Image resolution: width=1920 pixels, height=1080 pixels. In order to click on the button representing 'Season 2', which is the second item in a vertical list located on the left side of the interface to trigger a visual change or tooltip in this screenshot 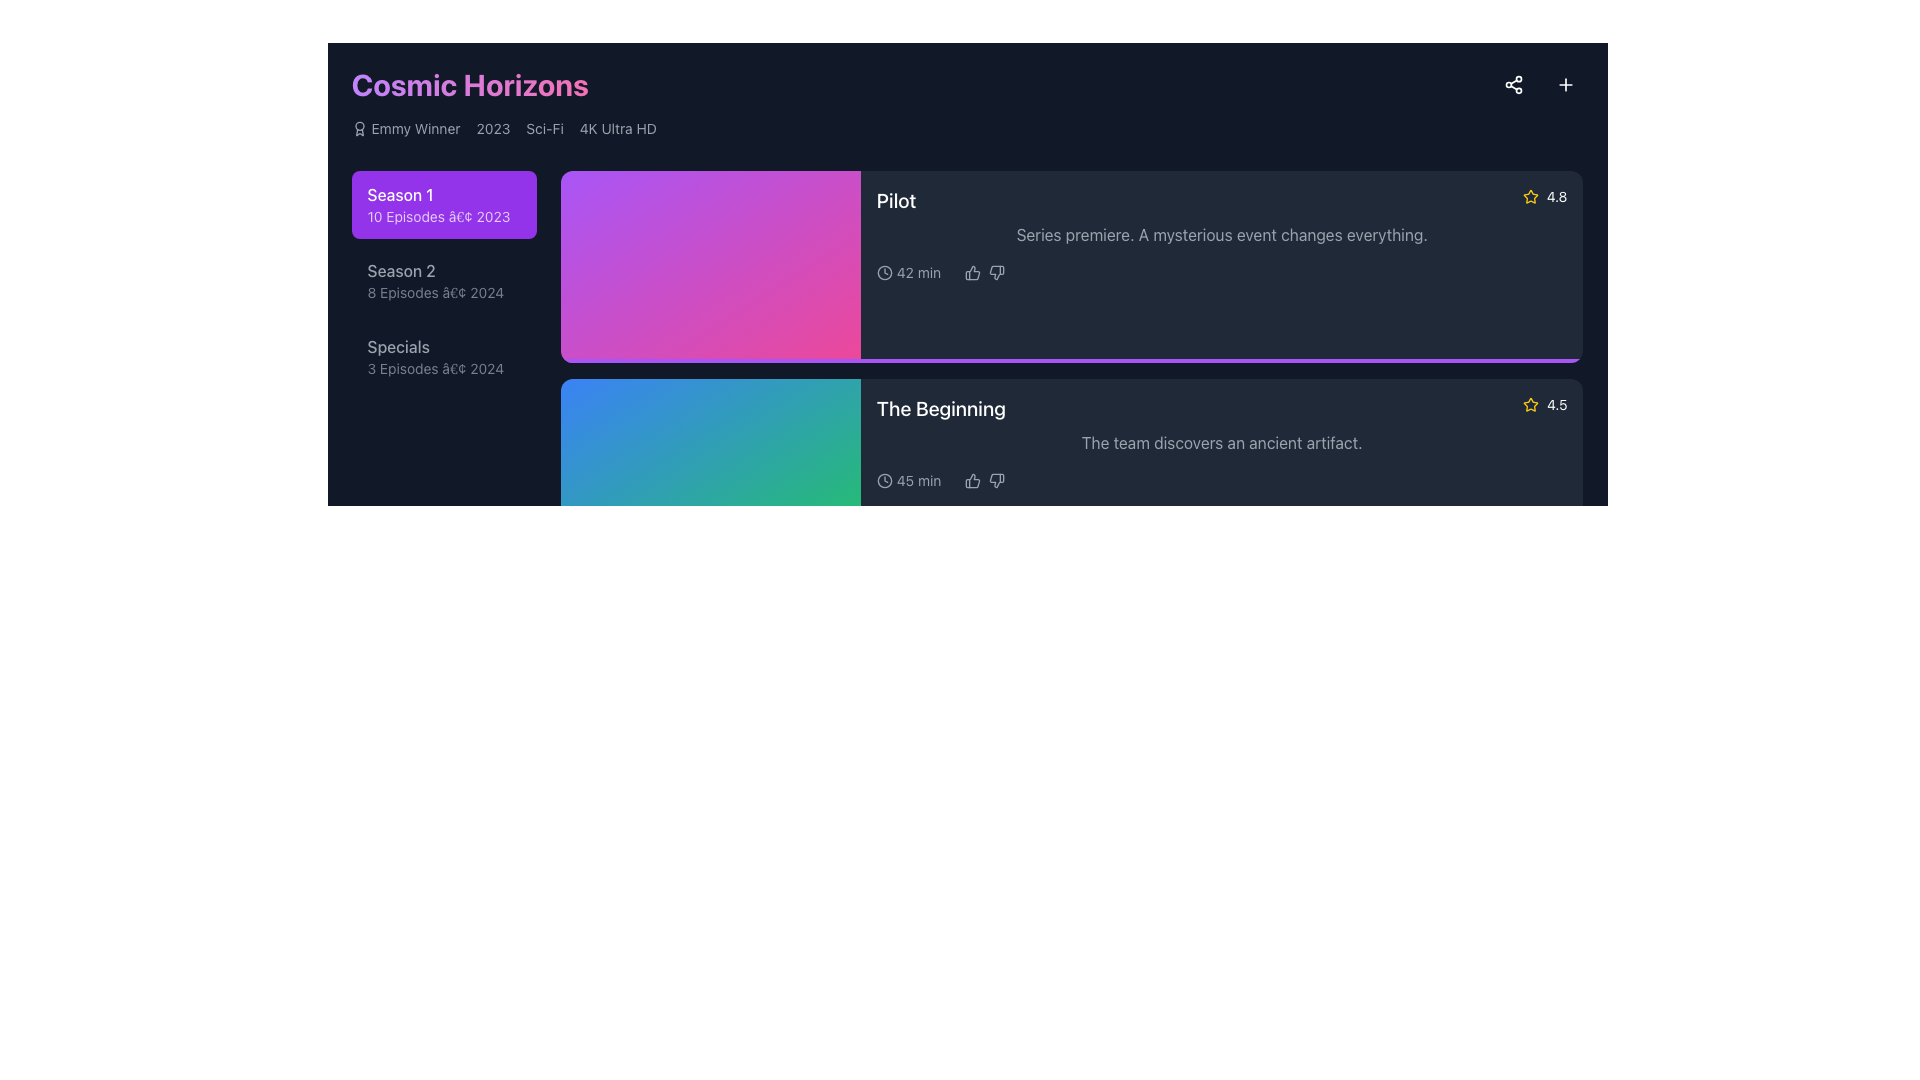, I will do `click(443, 281)`.